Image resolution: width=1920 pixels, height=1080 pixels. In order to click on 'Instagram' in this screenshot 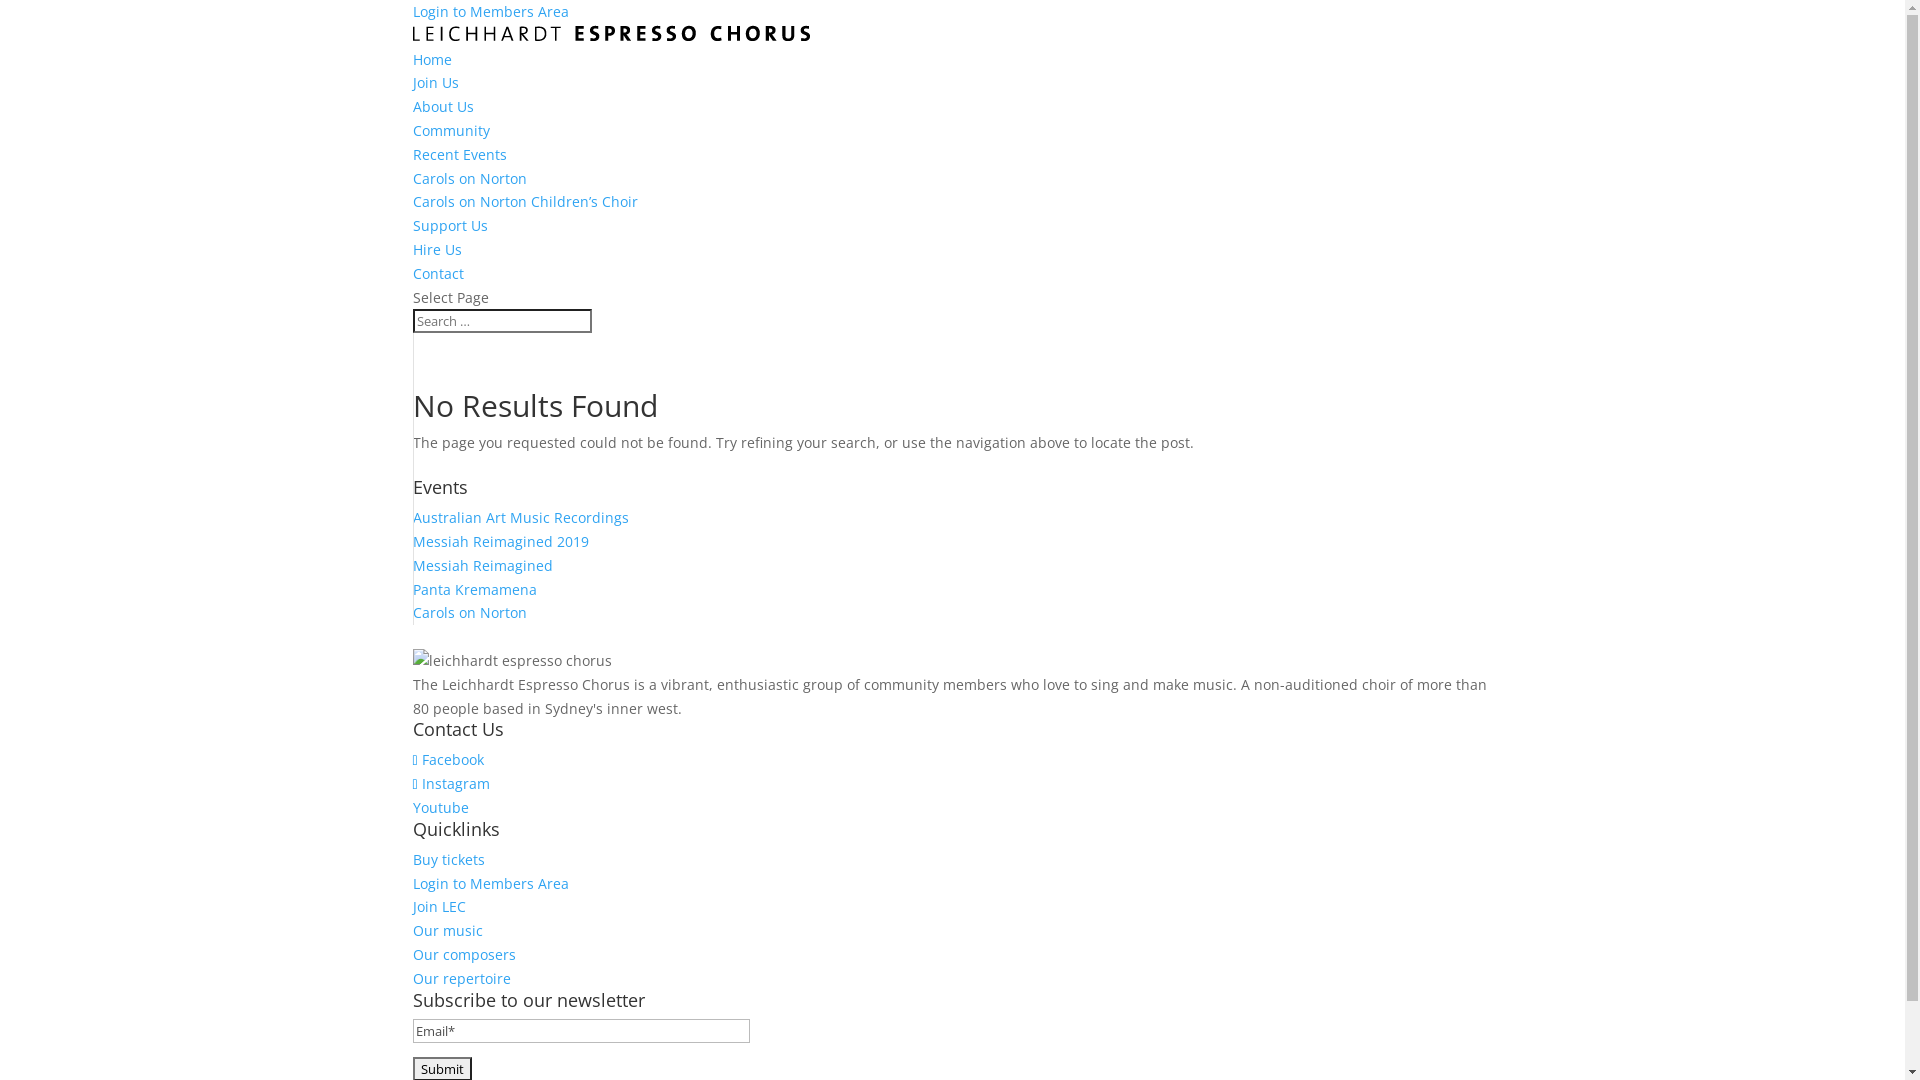, I will do `click(449, 782)`.